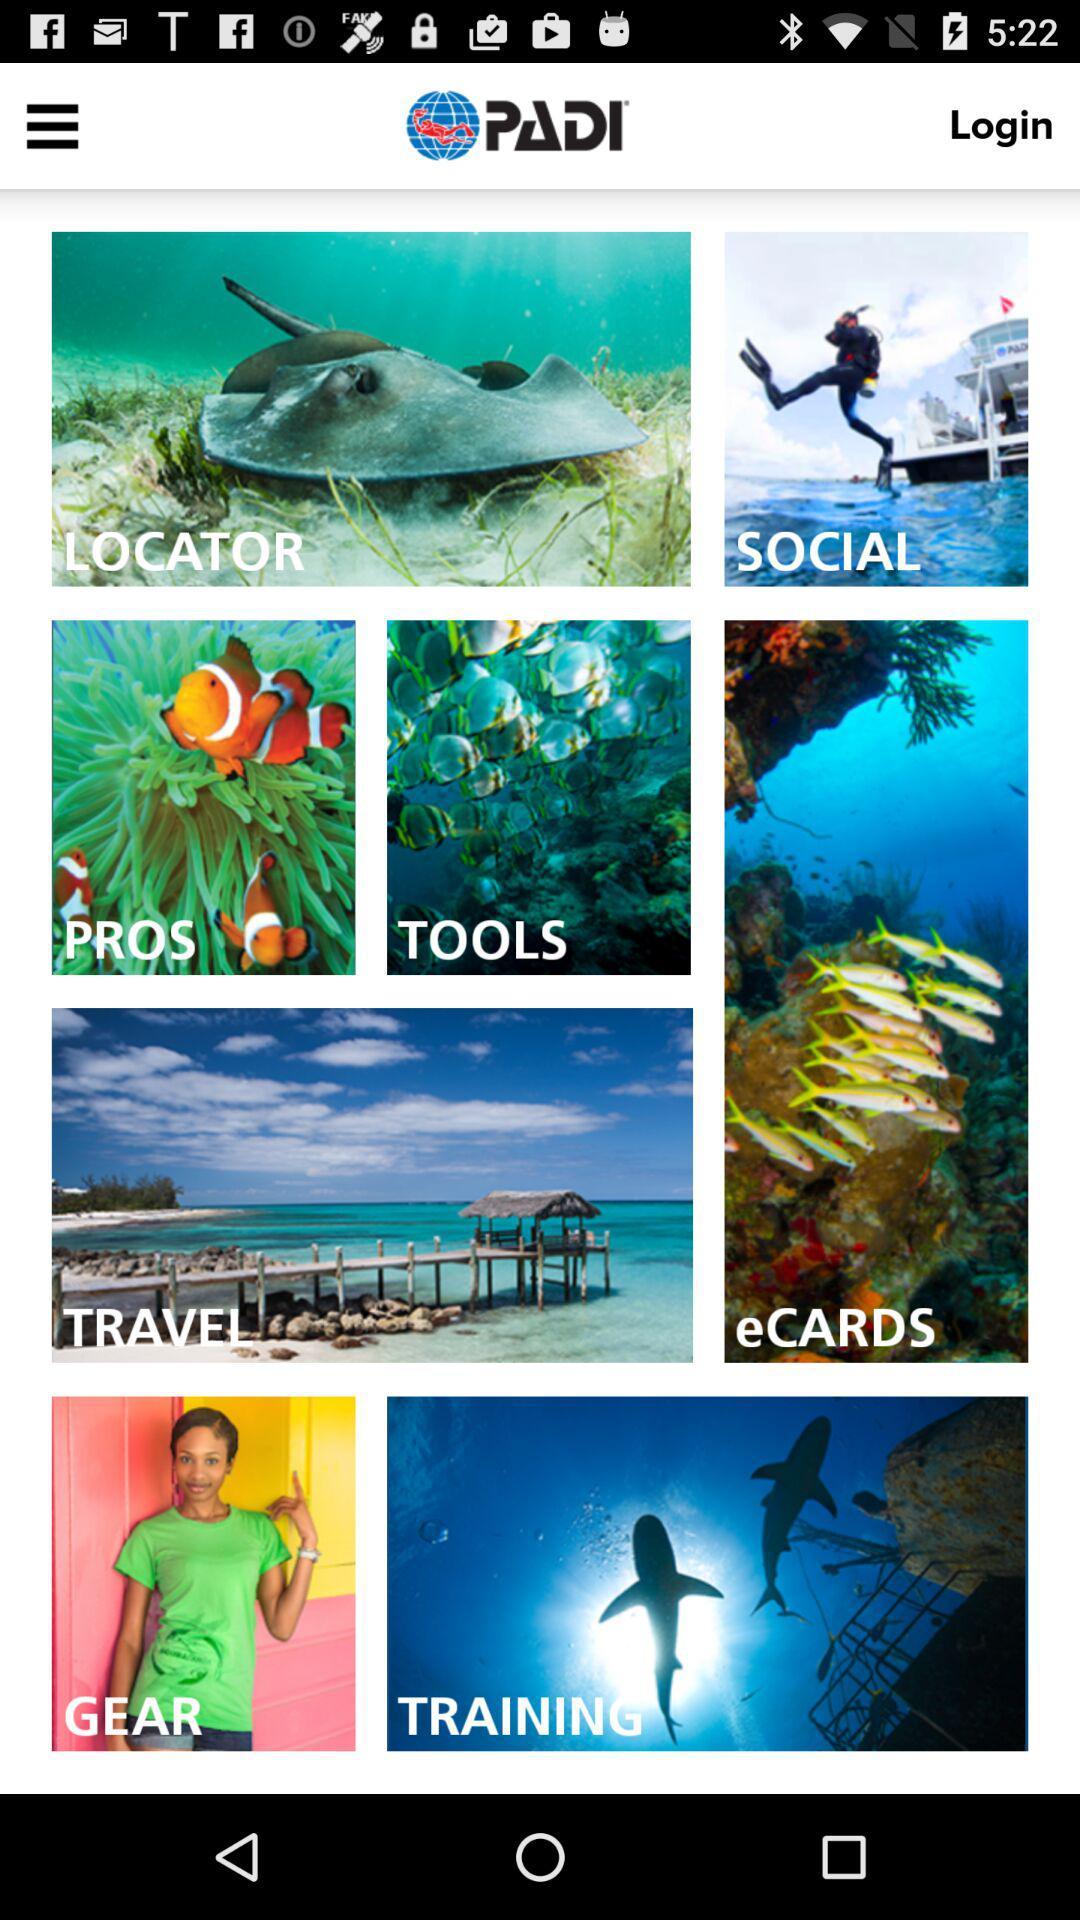  I want to click on access ecards, so click(875, 991).